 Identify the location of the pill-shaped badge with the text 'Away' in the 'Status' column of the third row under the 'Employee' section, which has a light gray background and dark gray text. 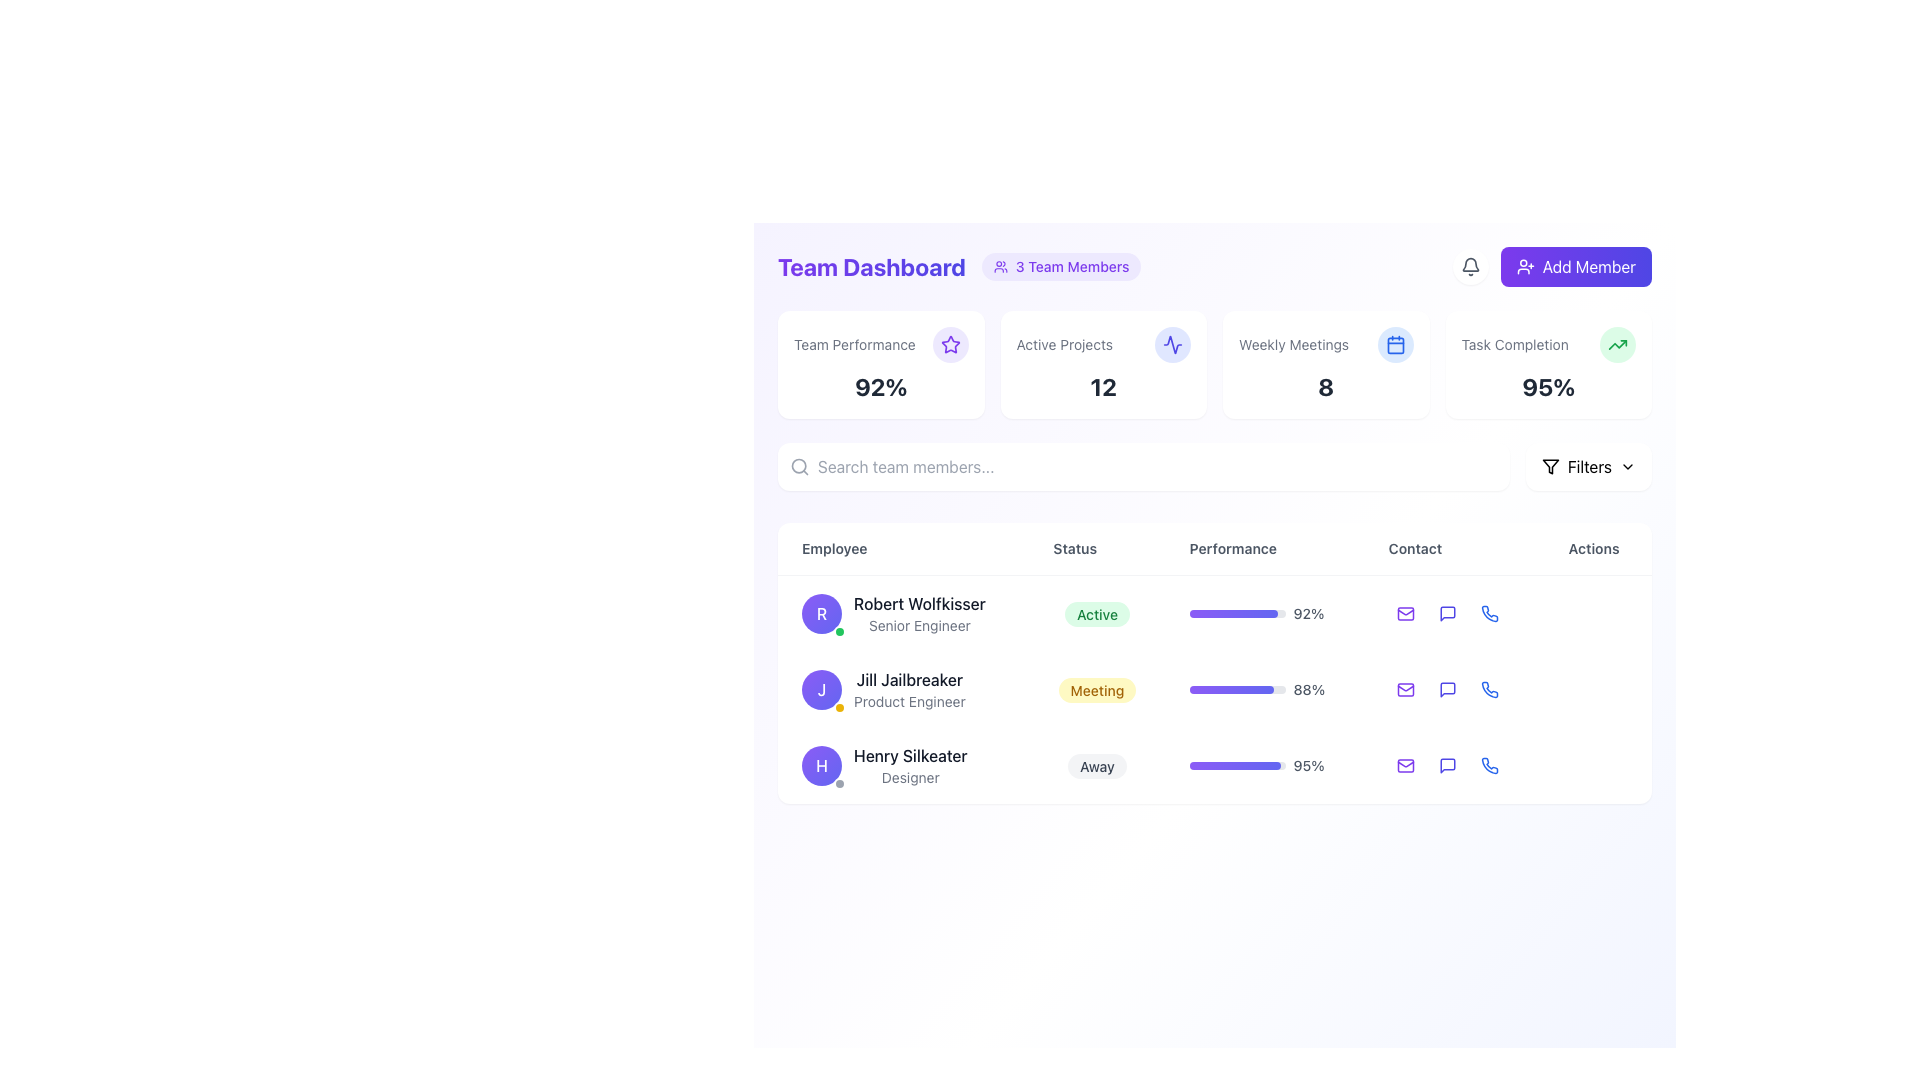
(1096, 765).